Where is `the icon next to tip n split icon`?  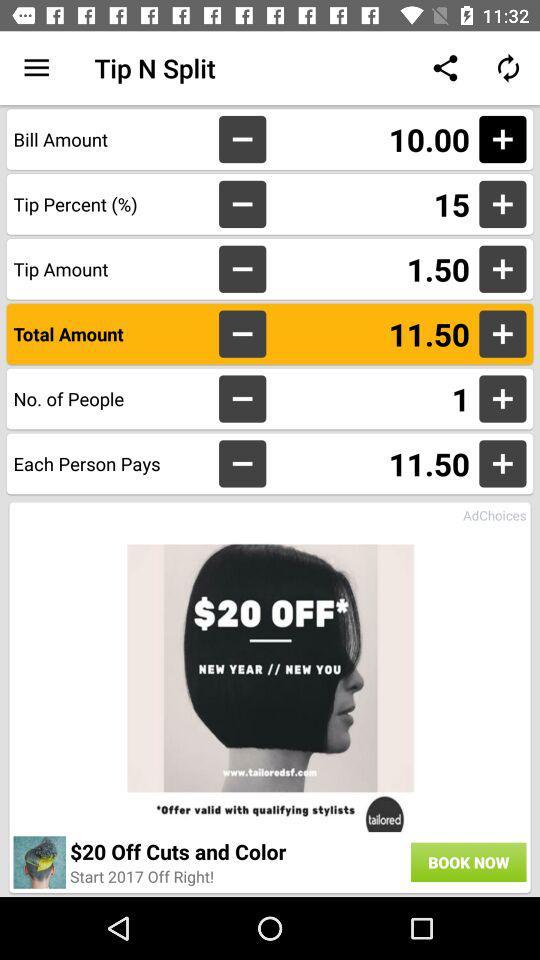 the icon next to tip n split icon is located at coordinates (36, 68).